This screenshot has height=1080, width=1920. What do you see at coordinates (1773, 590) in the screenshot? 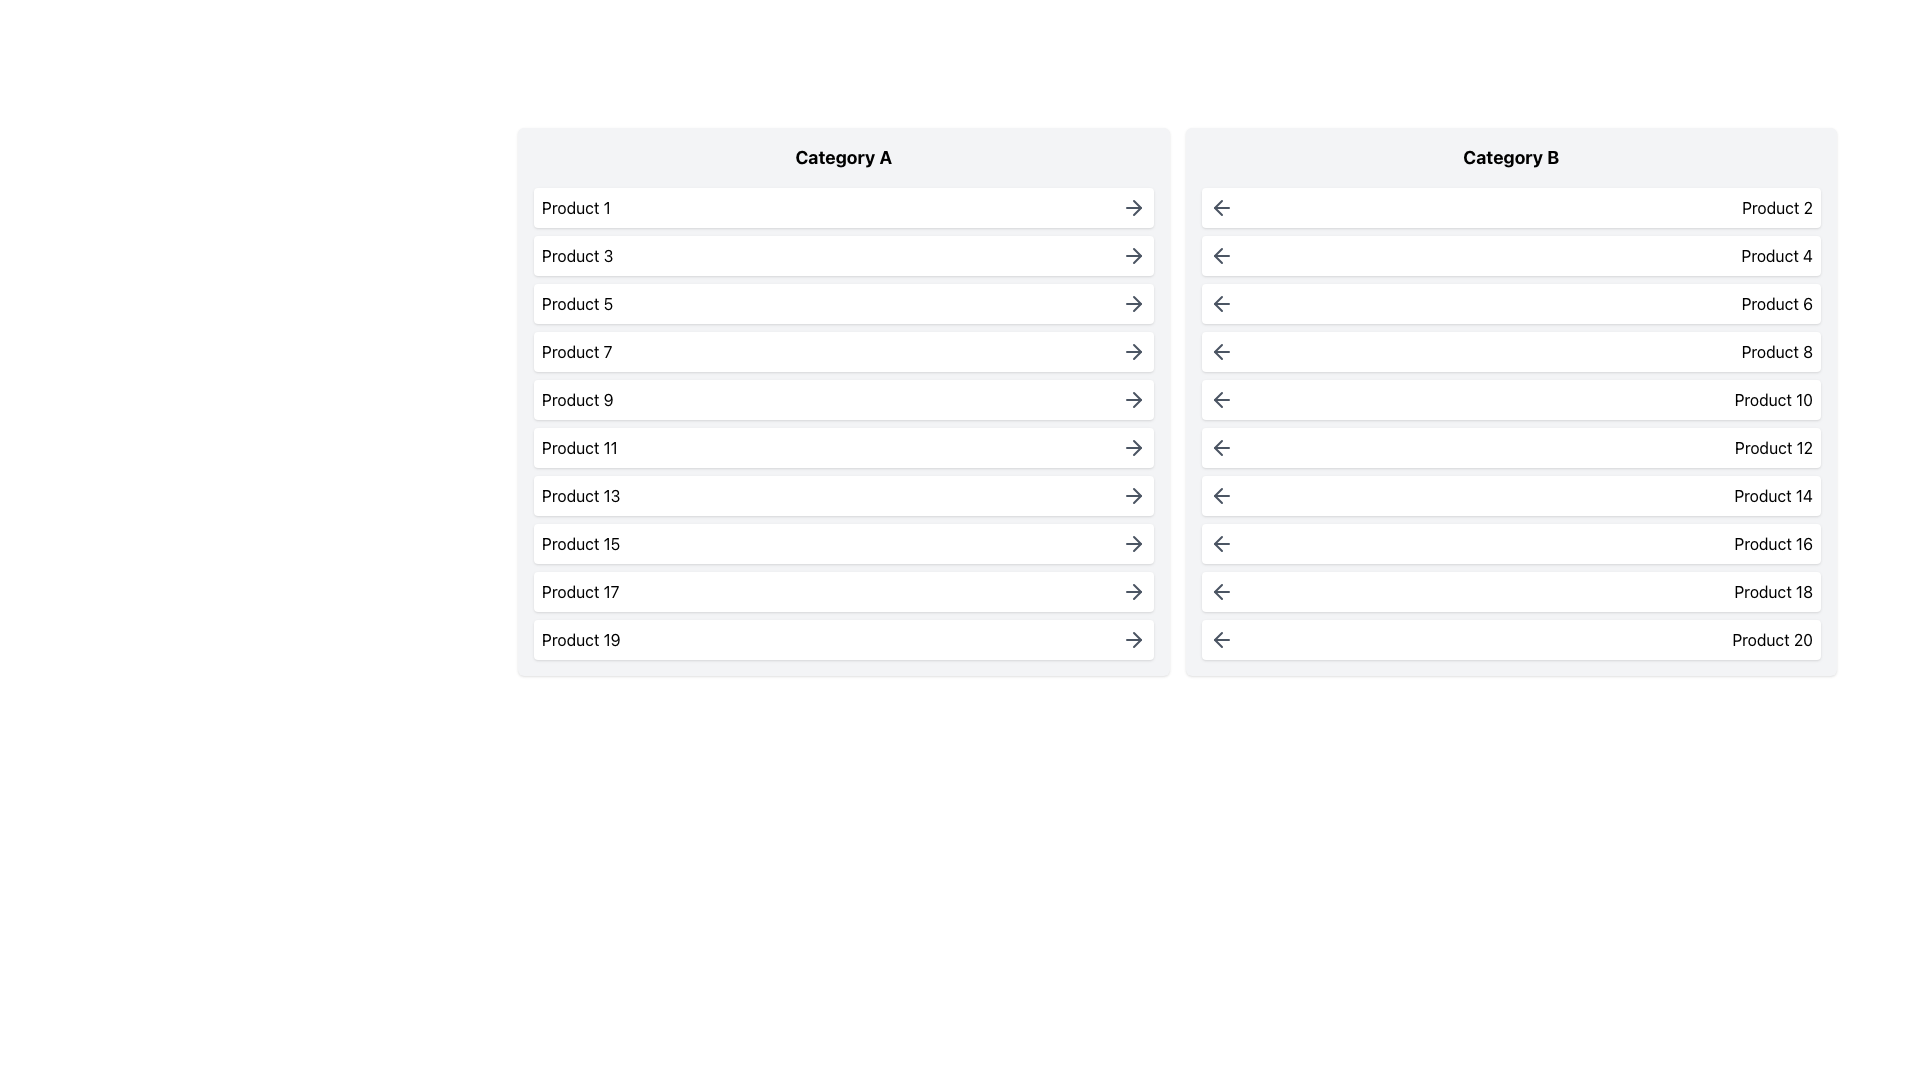
I see `the text label indicating 'Product 18' in the right-hand list titled 'Category B', which is the second-to-last entry with a 'back-arrow' icon to its left` at bounding box center [1773, 590].